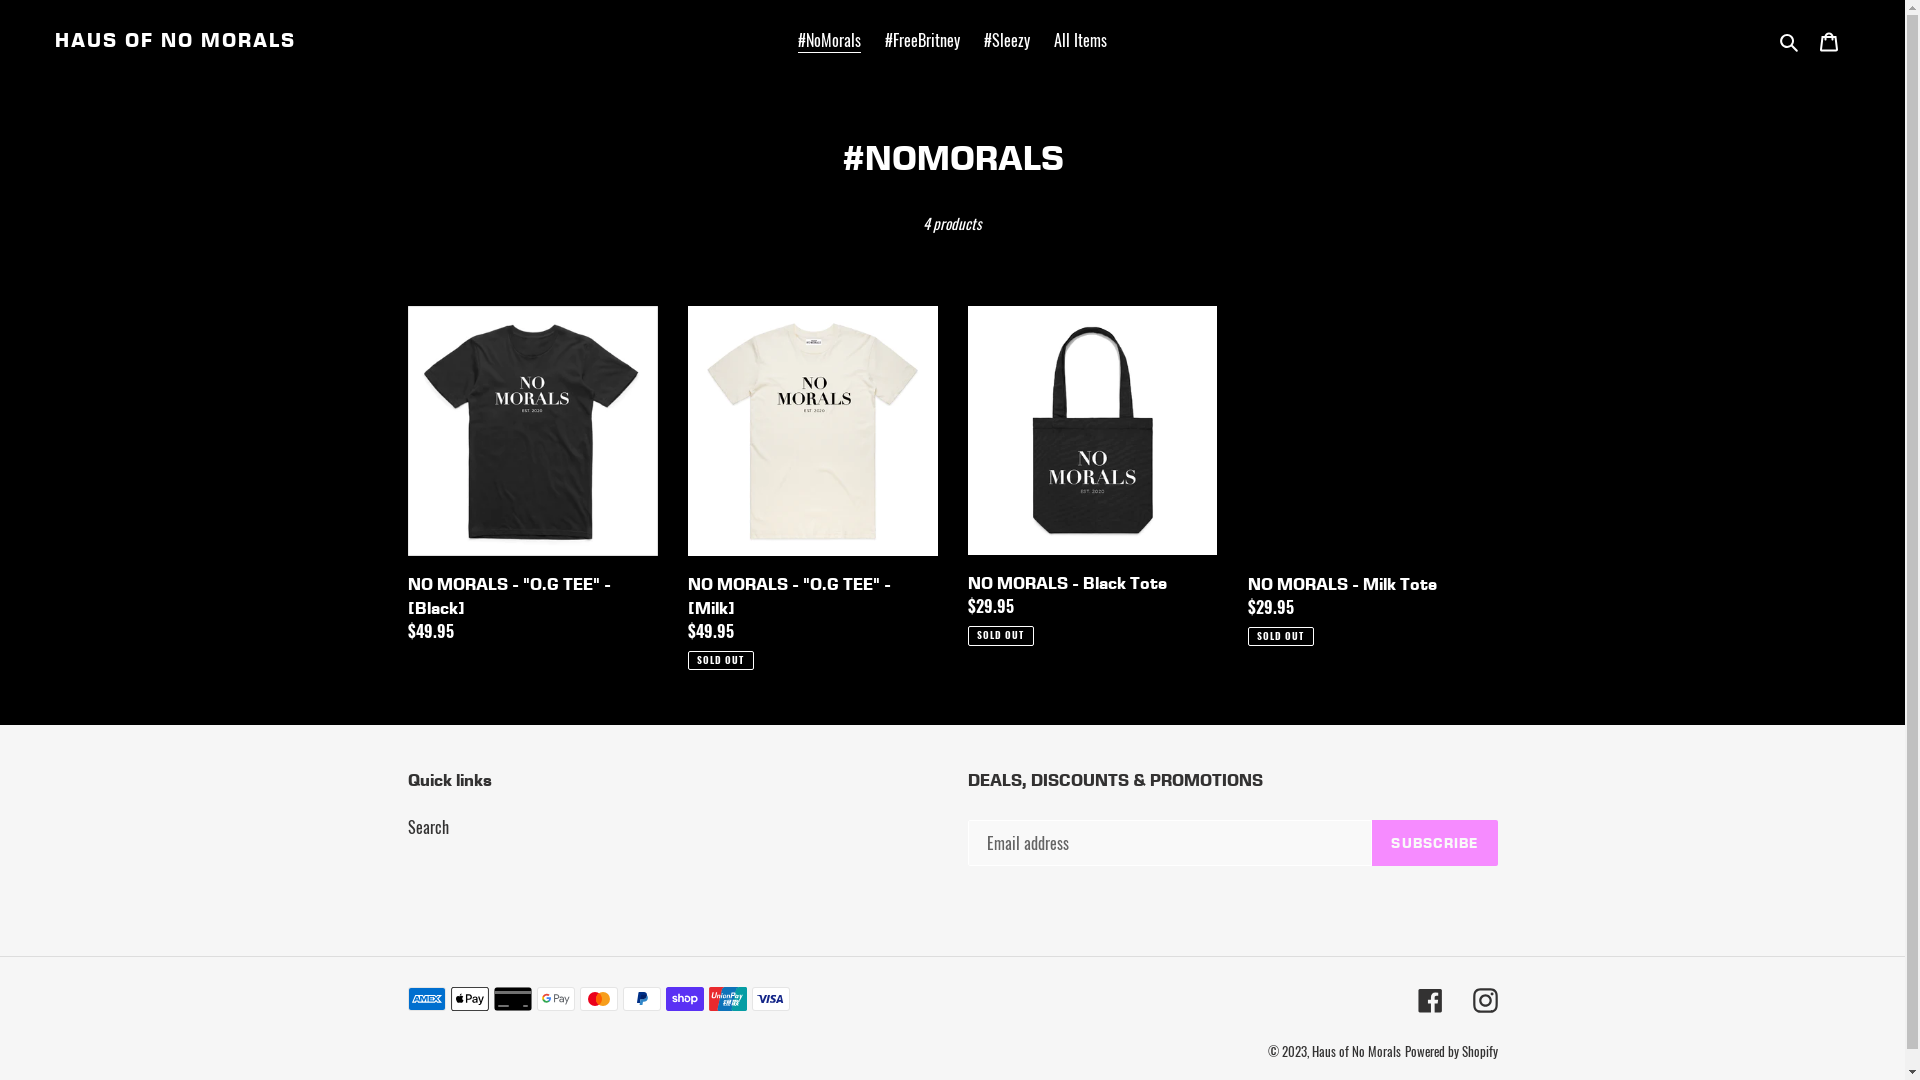 The height and width of the screenshot is (1080, 1920). I want to click on 'Cart', so click(1828, 39).